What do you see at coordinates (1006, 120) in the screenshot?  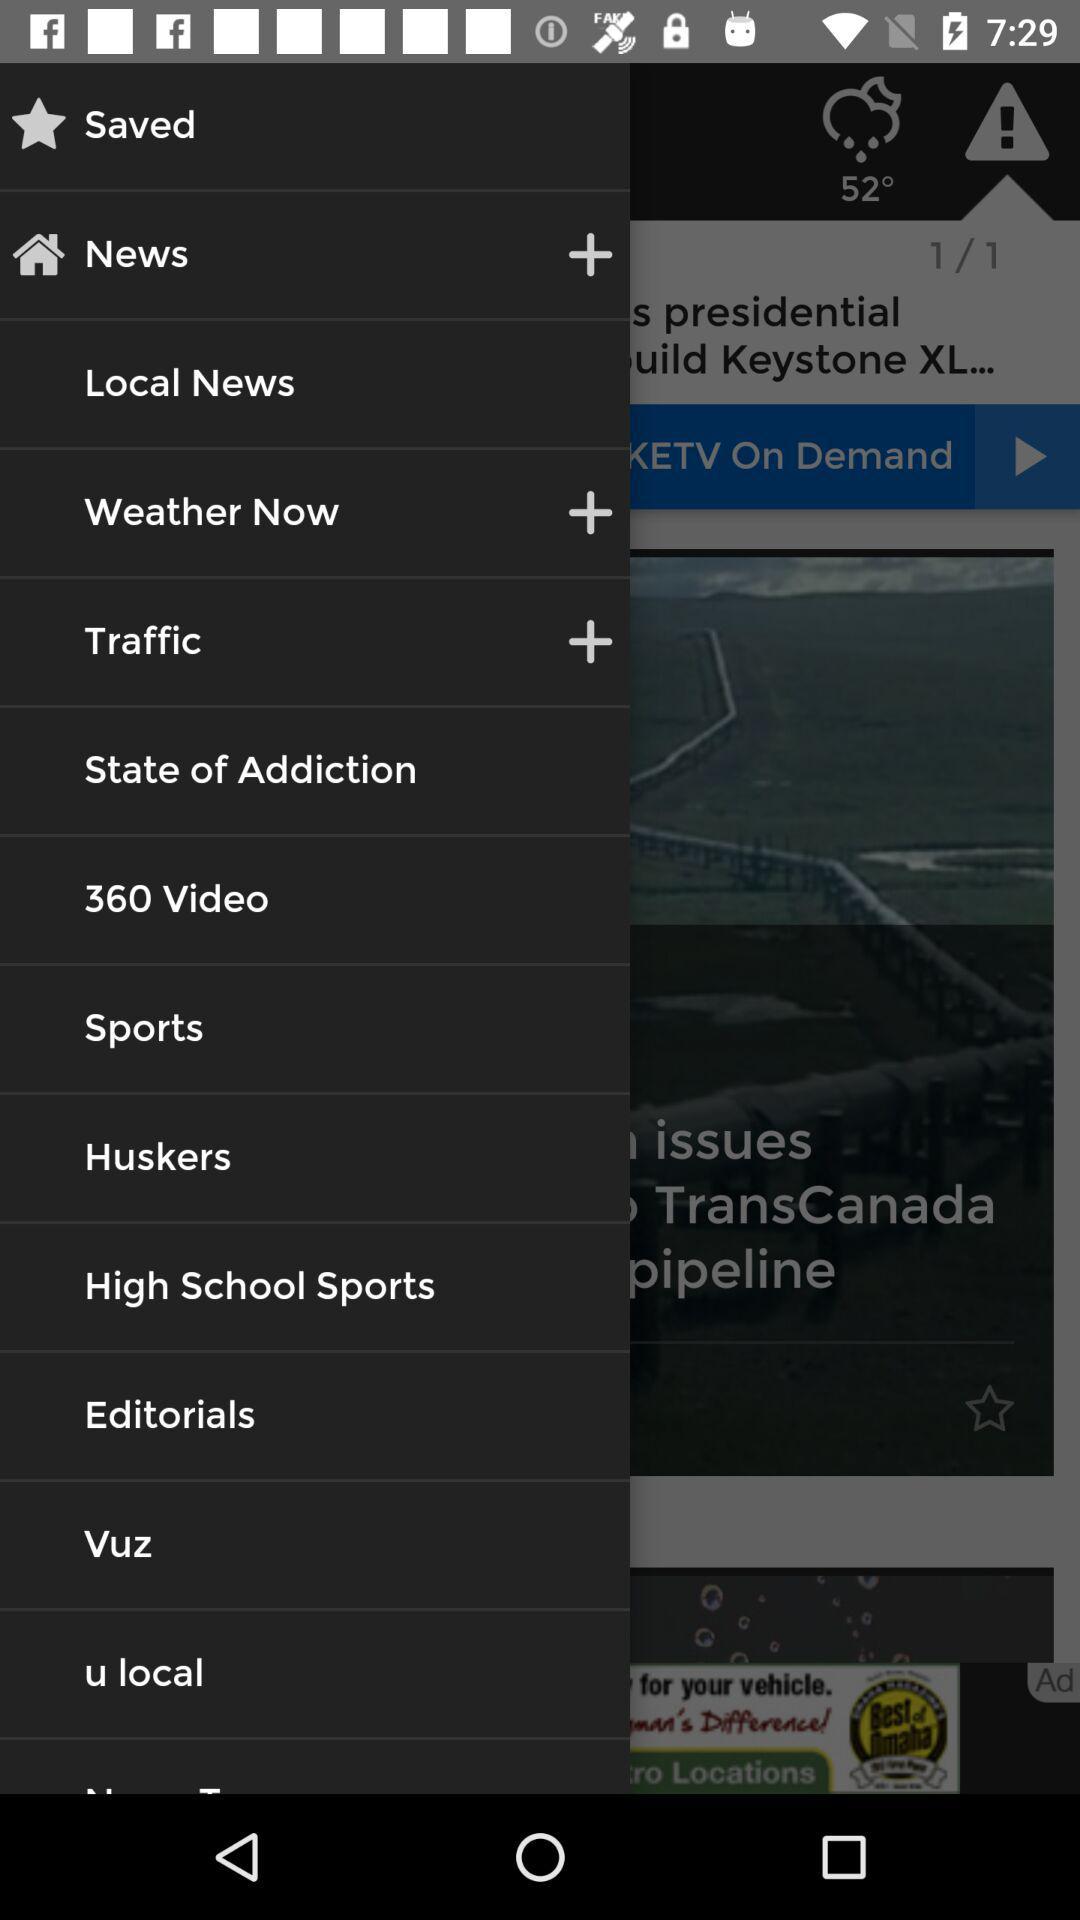 I see `alert icon at top right` at bounding box center [1006, 120].